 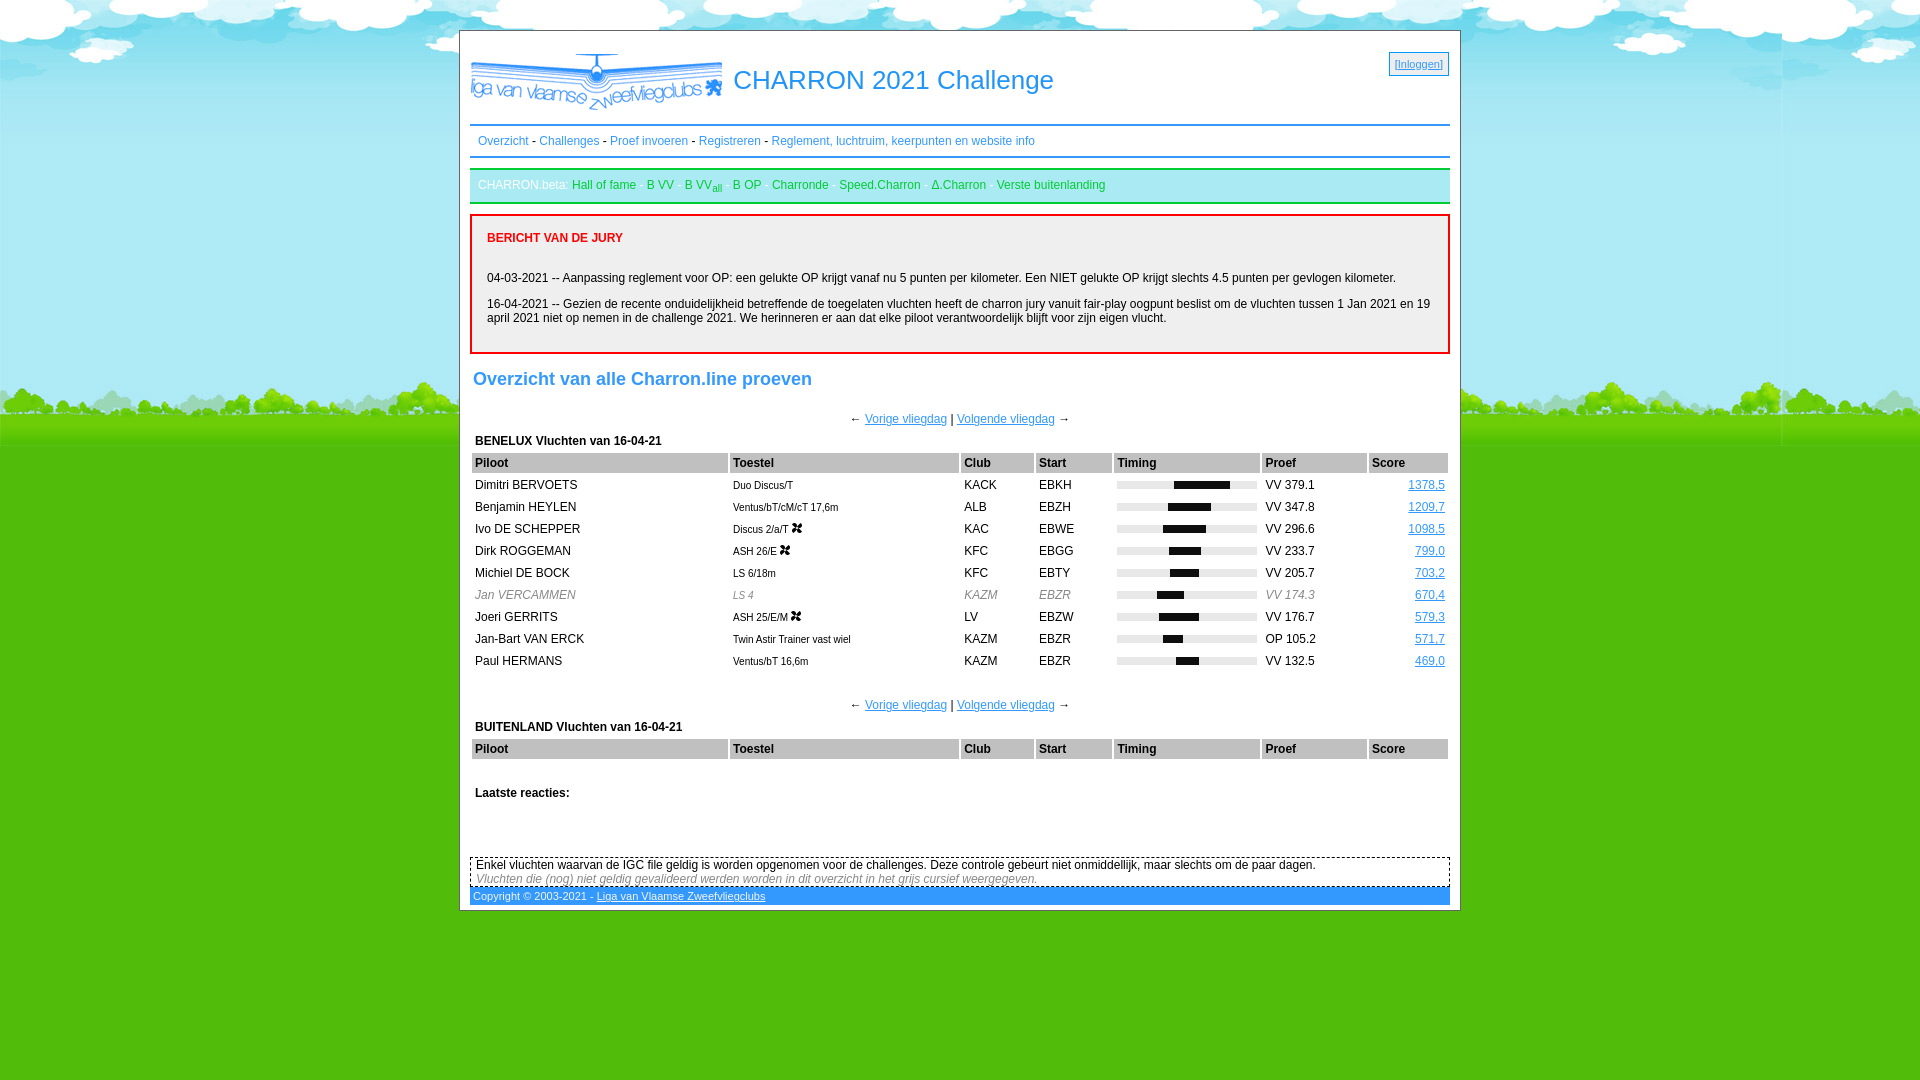 What do you see at coordinates (1396, 63) in the screenshot?
I see `'Inloggen'` at bounding box center [1396, 63].